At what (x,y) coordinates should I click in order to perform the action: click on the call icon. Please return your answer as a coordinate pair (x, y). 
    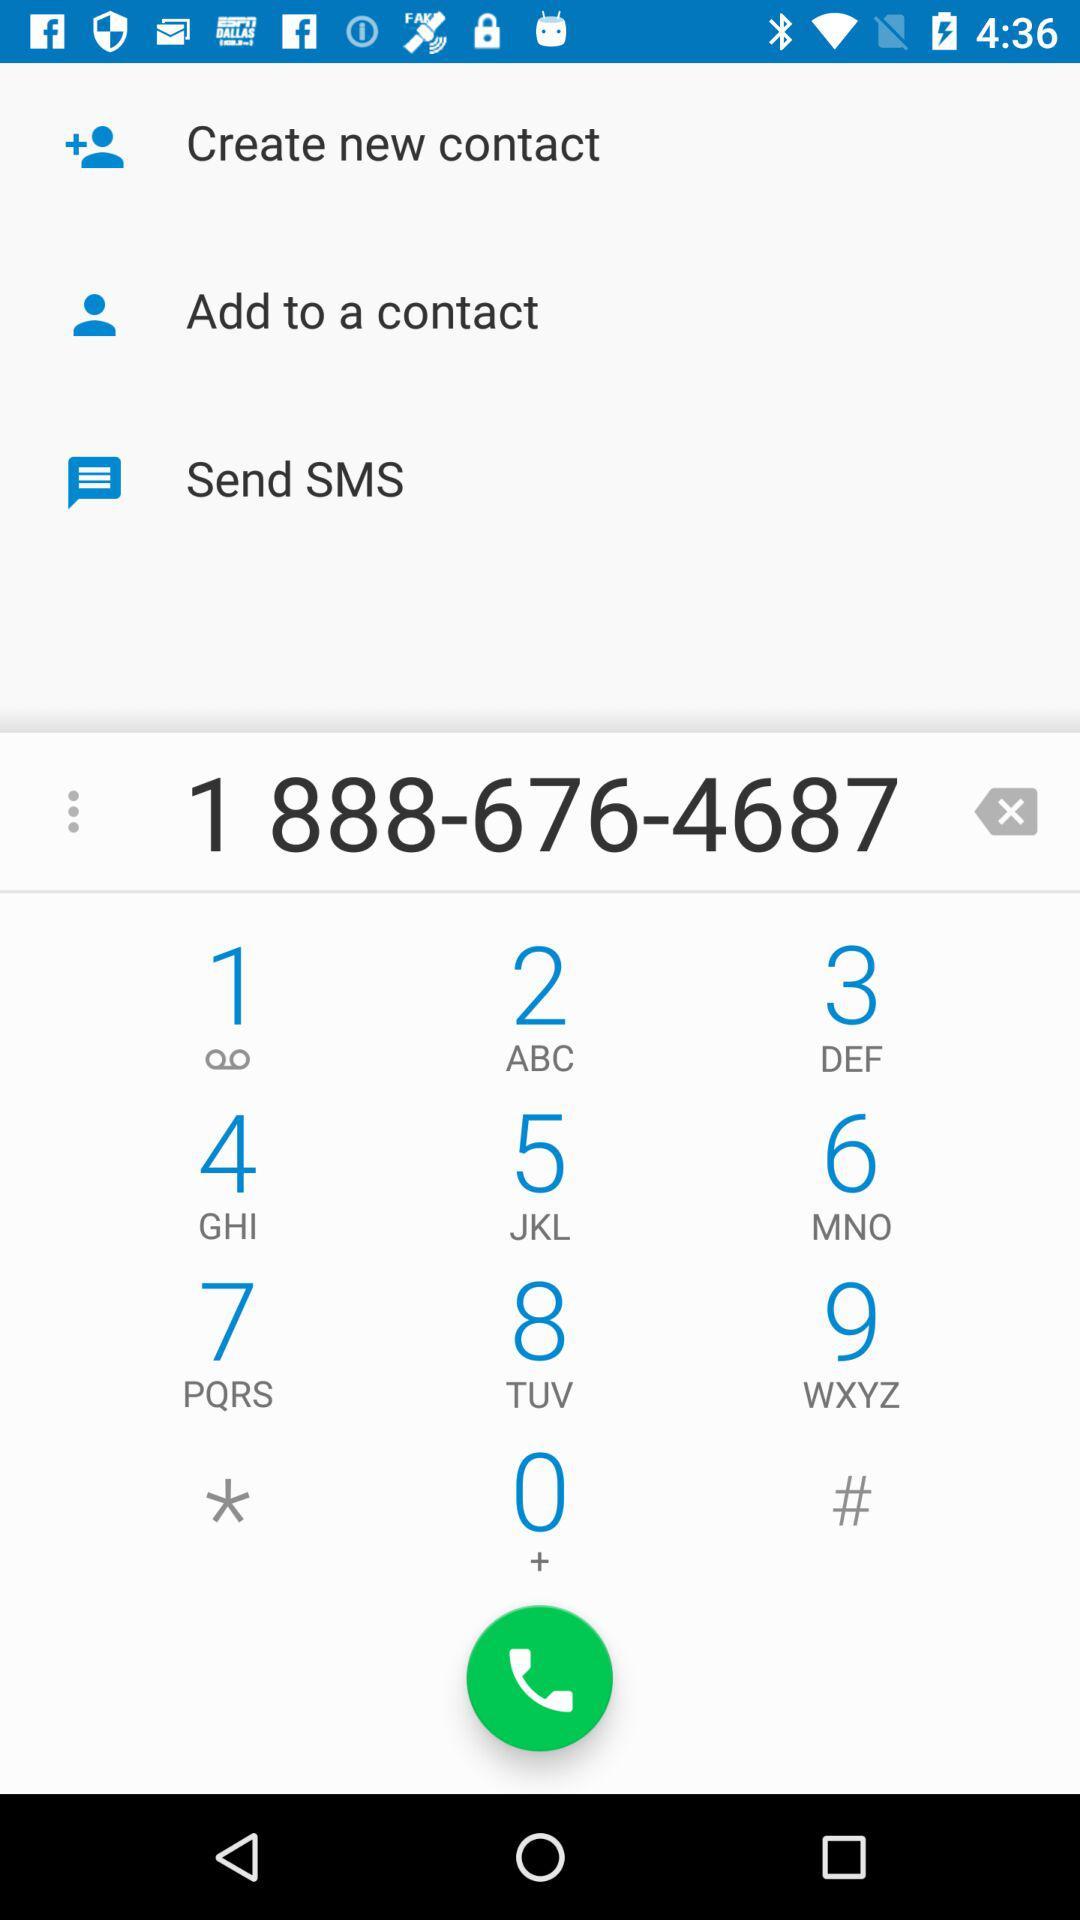
    Looking at the image, I should click on (540, 1678).